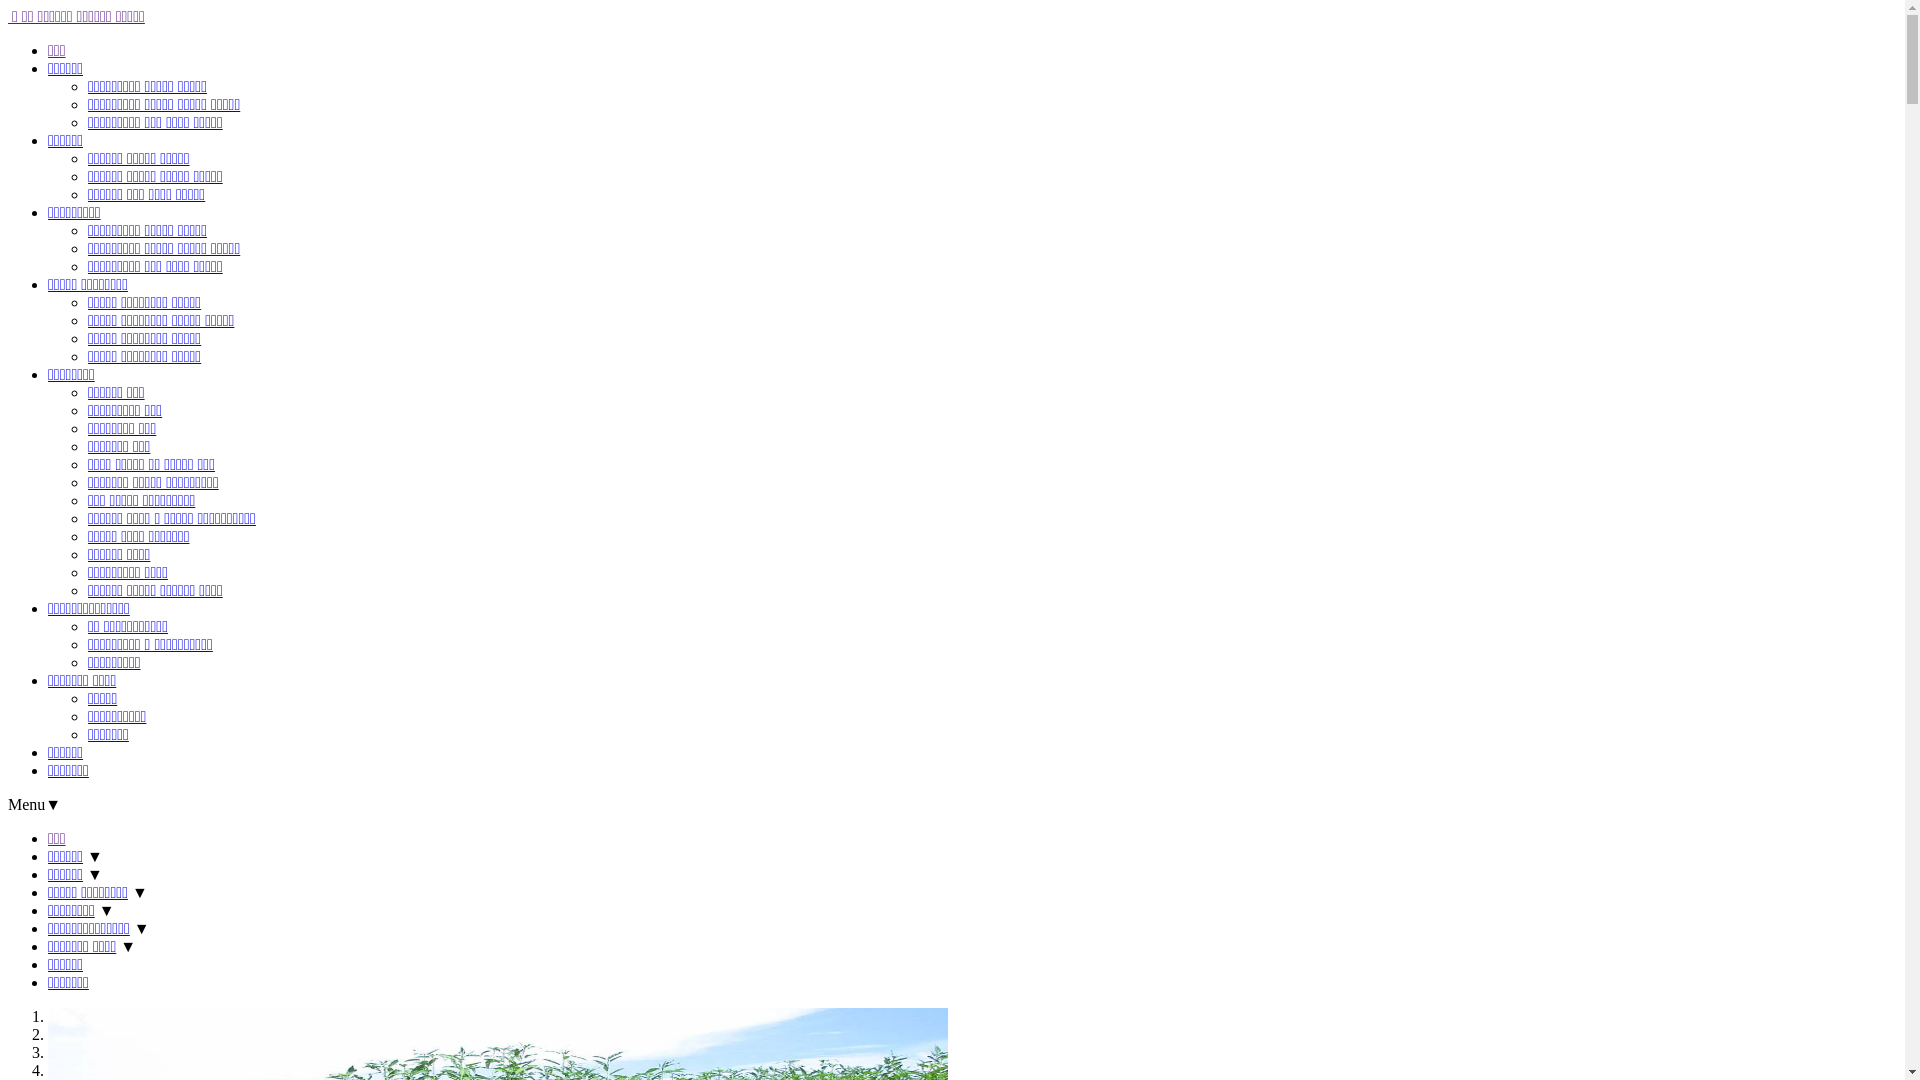 This screenshot has height=1080, width=1920. What do you see at coordinates (52, 1016) in the screenshot?
I see `'1'` at bounding box center [52, 1016].